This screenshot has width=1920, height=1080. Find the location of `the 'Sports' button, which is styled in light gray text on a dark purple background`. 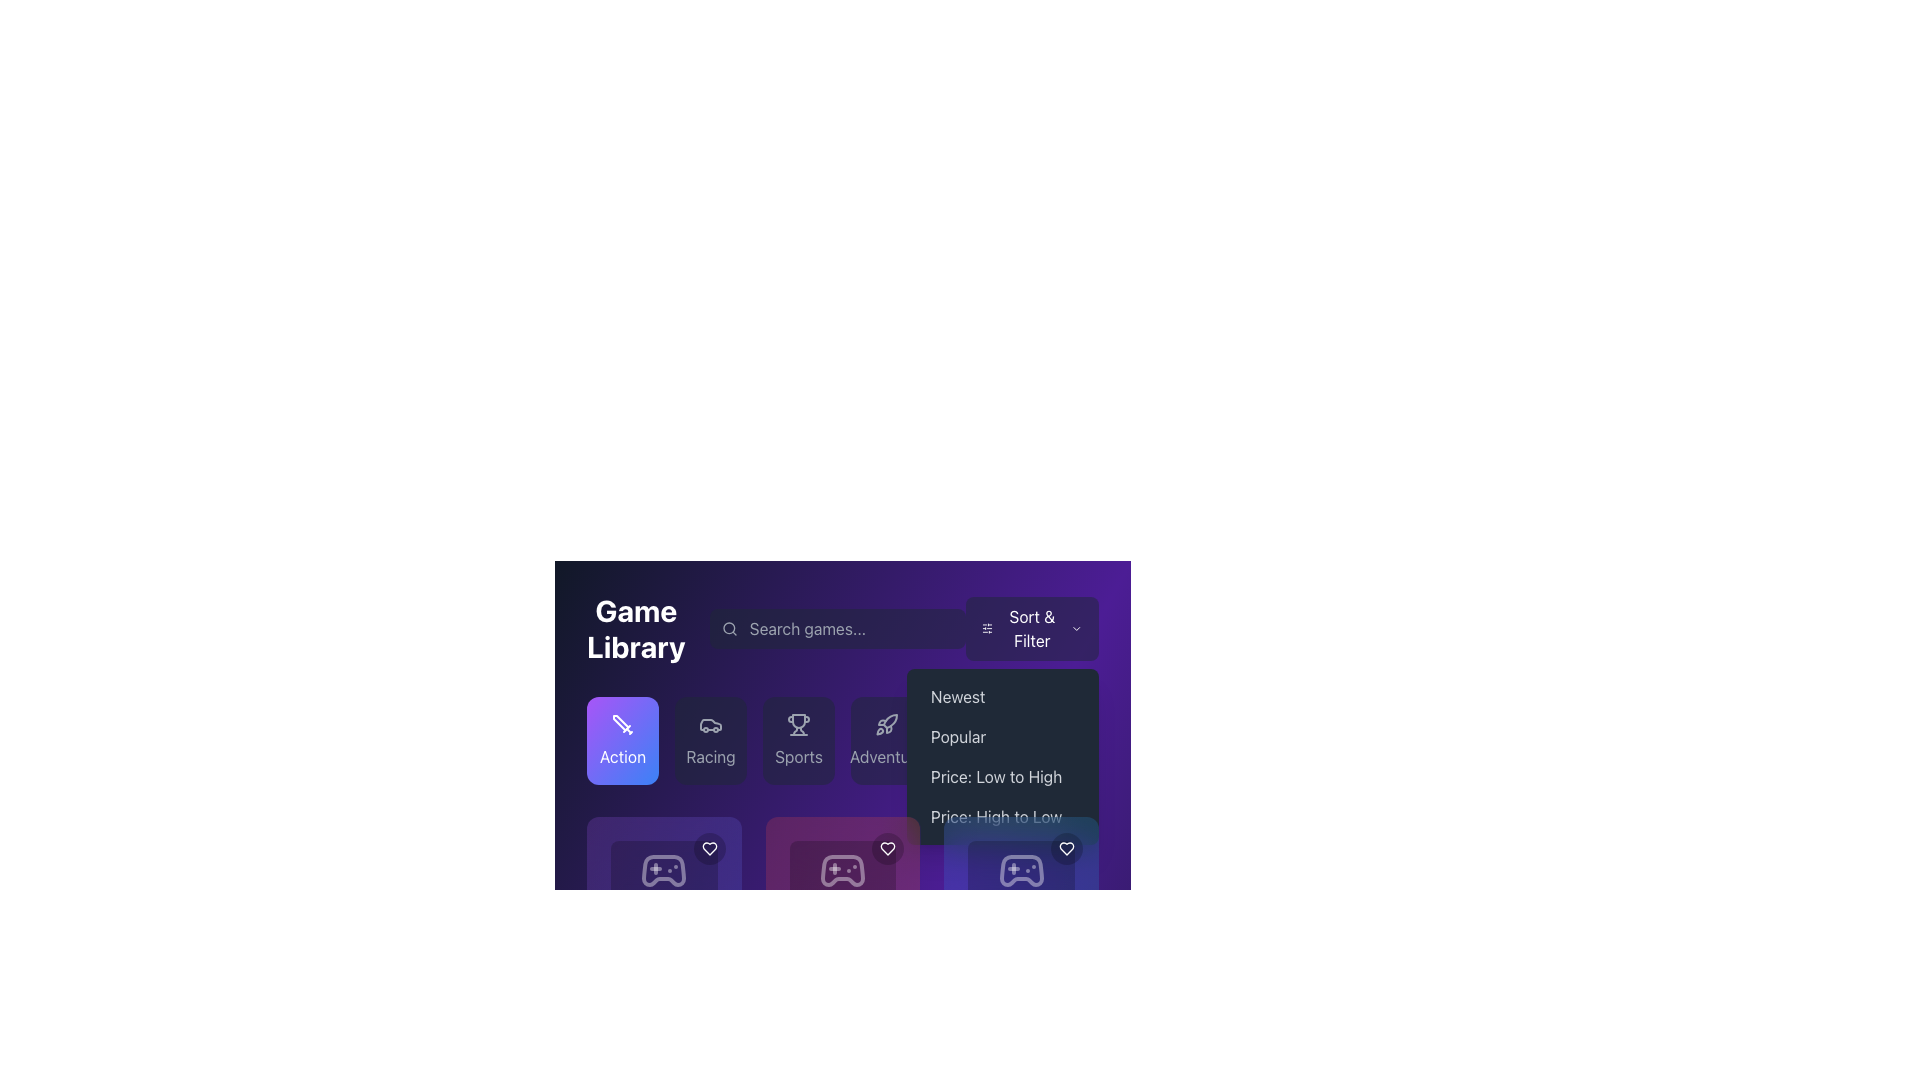

the 'Sports' button, which is styled in light gray text on a dark purple background is located at coordinates (798, 756).